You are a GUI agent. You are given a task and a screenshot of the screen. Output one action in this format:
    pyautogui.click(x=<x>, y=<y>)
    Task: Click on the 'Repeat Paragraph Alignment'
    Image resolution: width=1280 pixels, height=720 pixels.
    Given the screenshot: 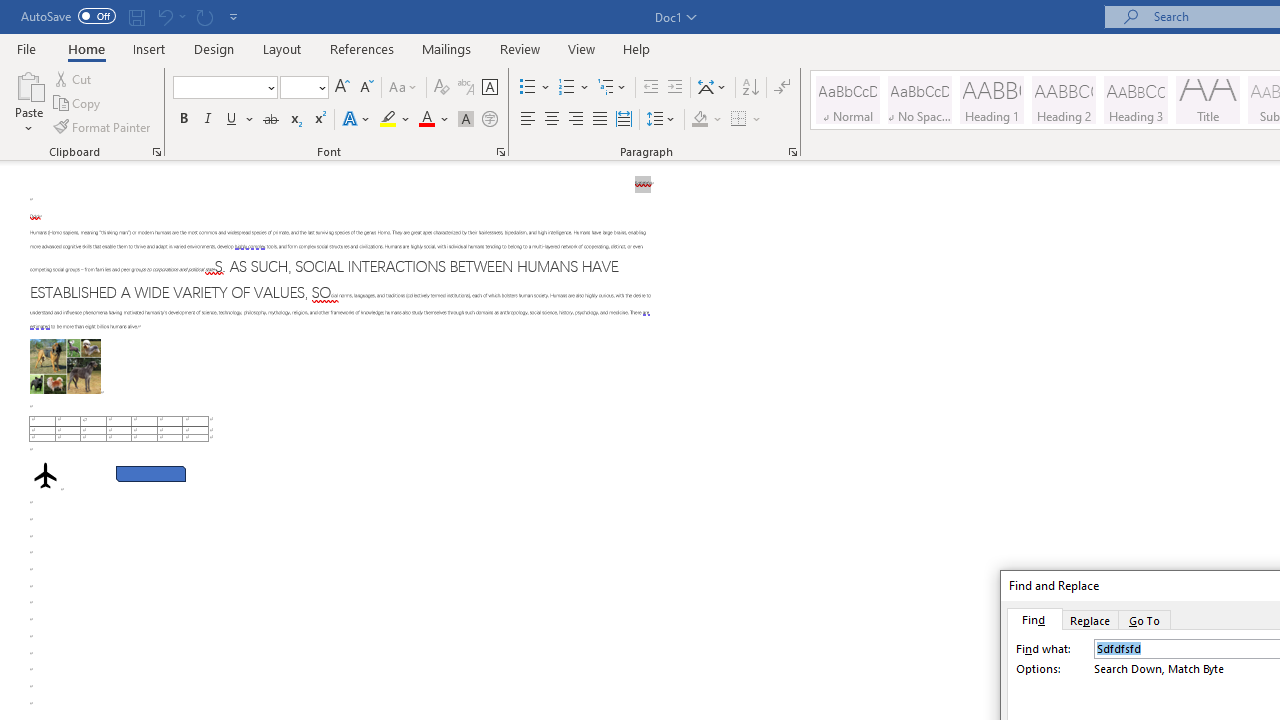 What is the action you would take?
    pyautogui.click(x=204, y=16)
    